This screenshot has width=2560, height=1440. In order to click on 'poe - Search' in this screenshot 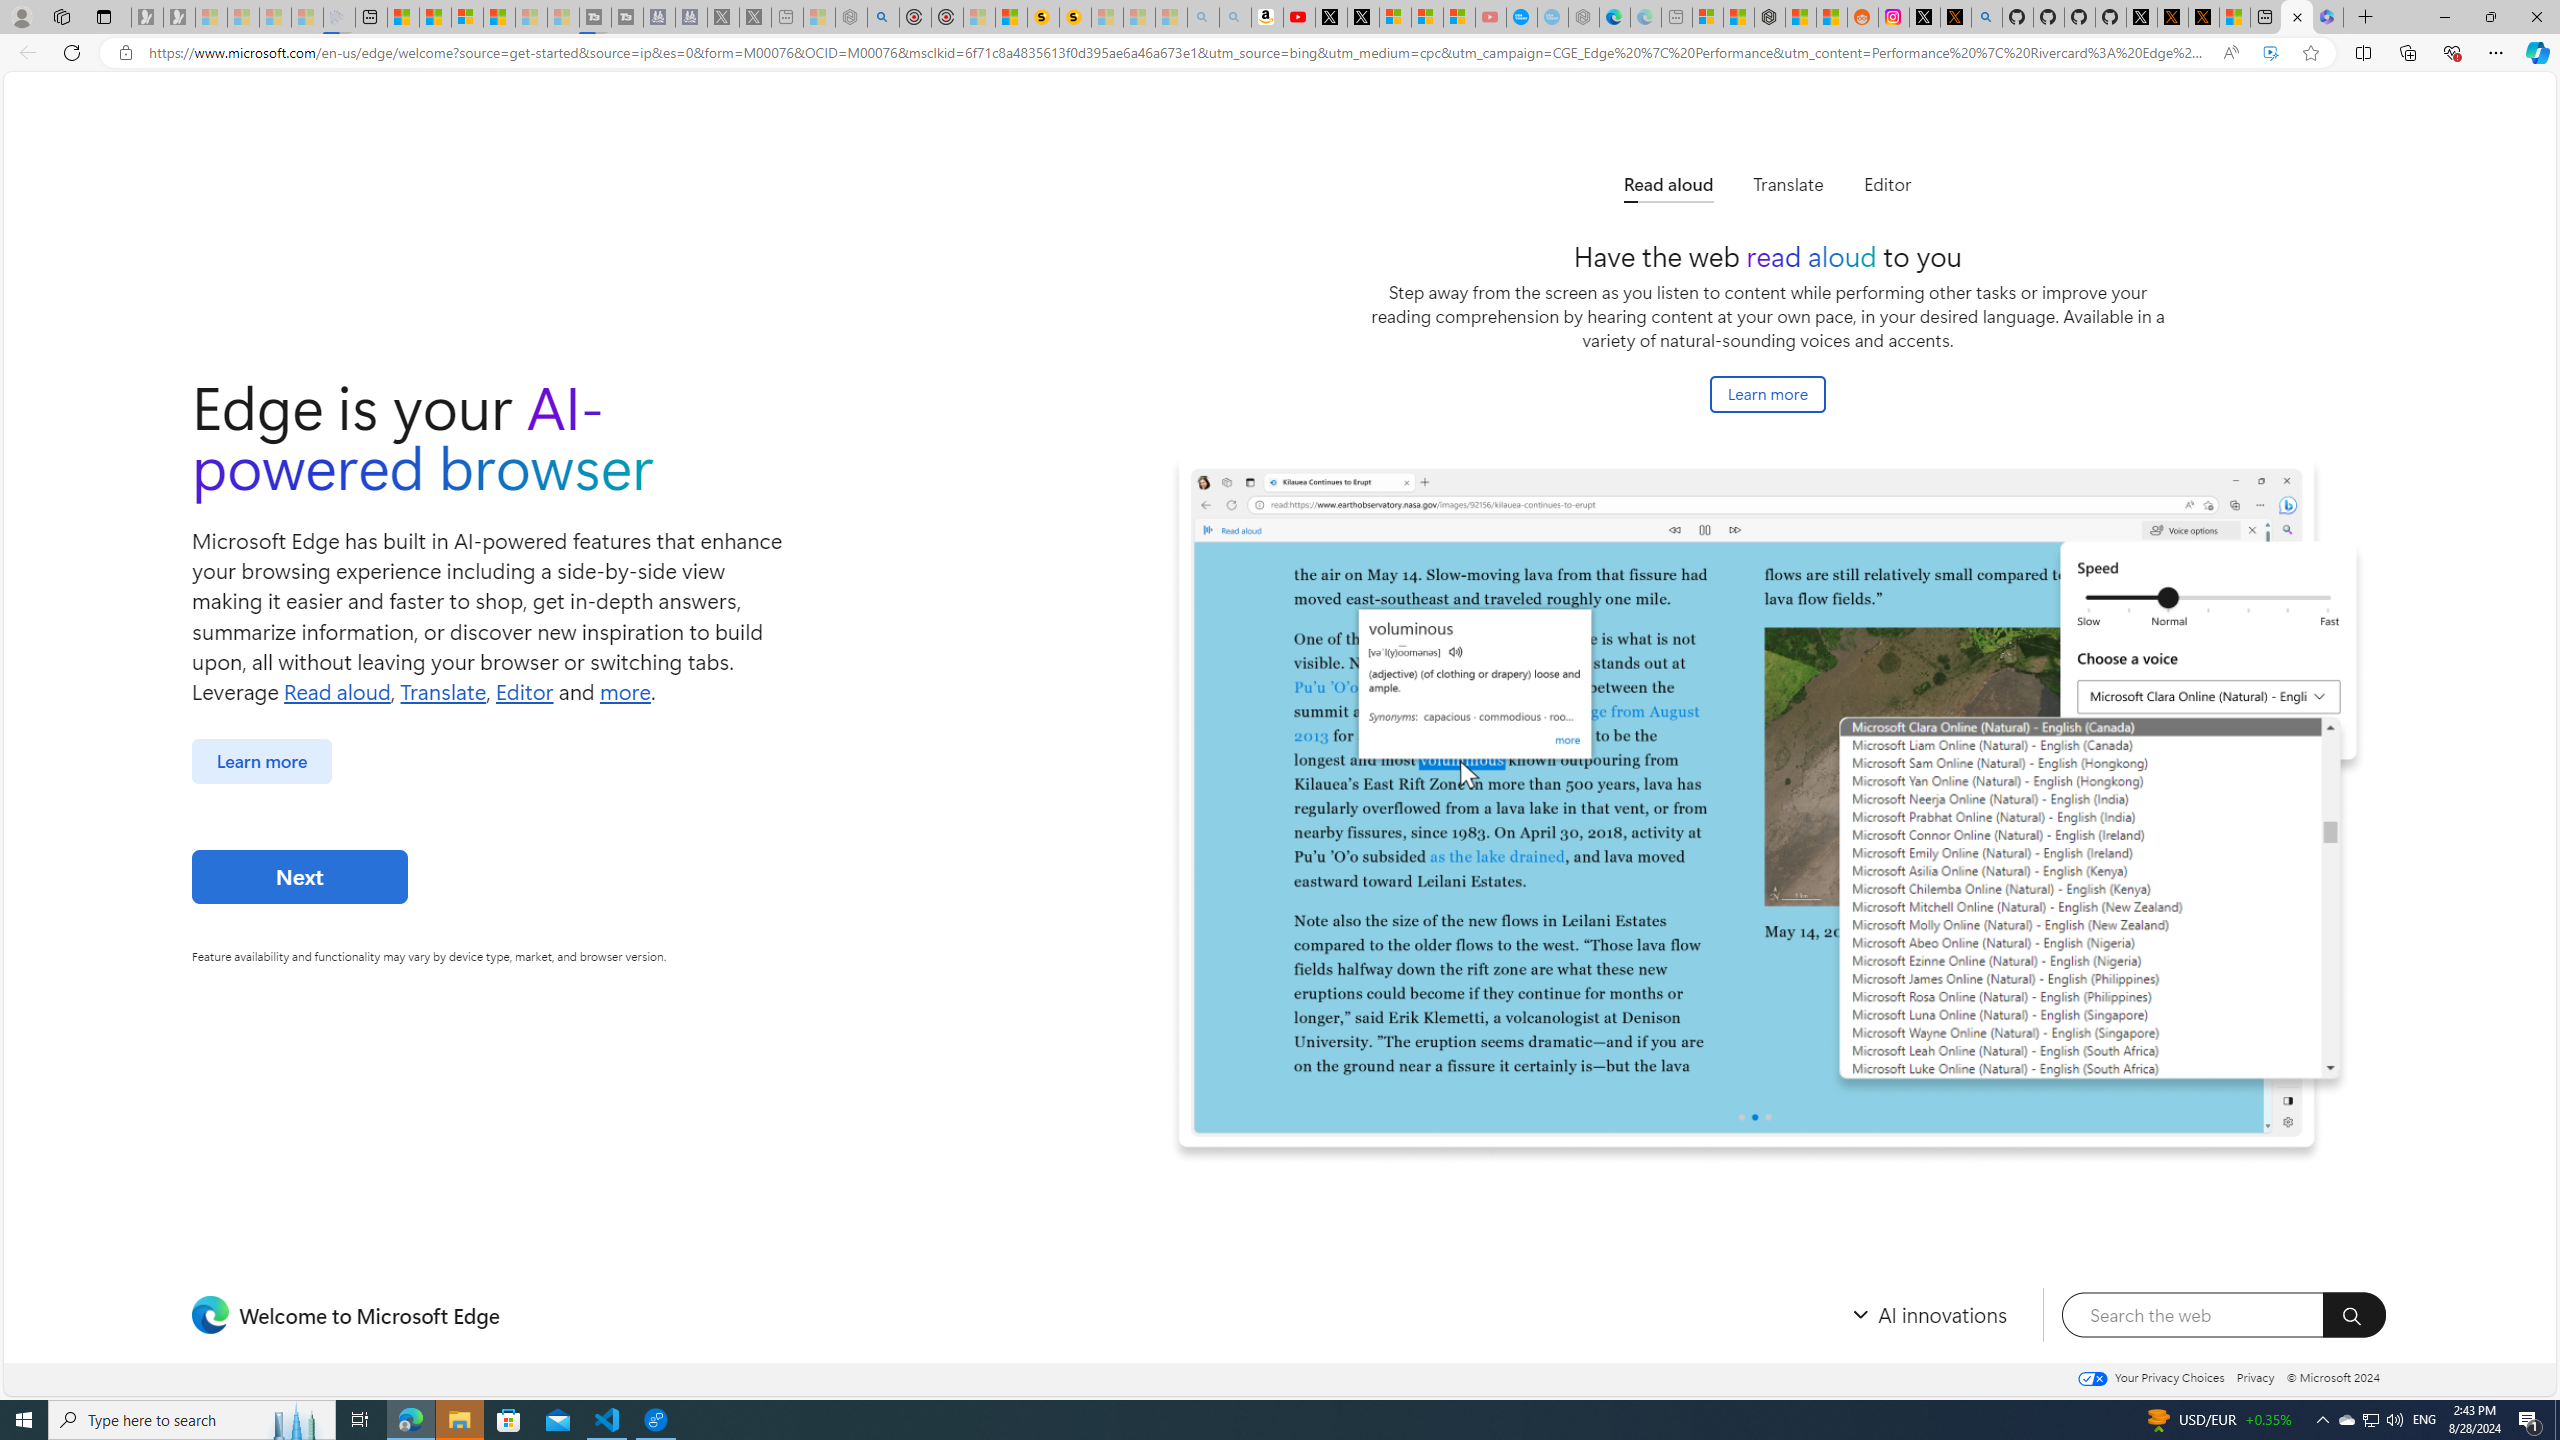, I will do `click(884, 16)`.